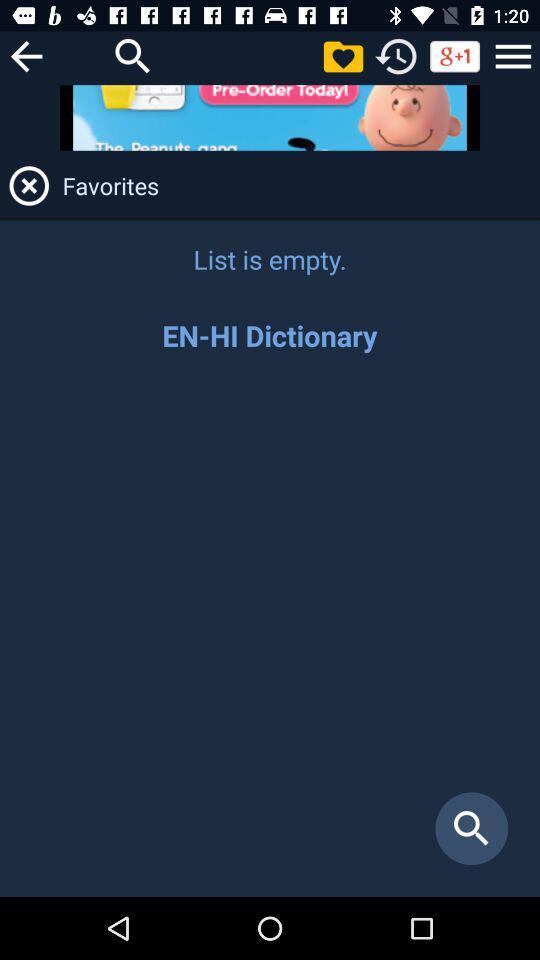  I want to click on search the app, so click(270, 634).